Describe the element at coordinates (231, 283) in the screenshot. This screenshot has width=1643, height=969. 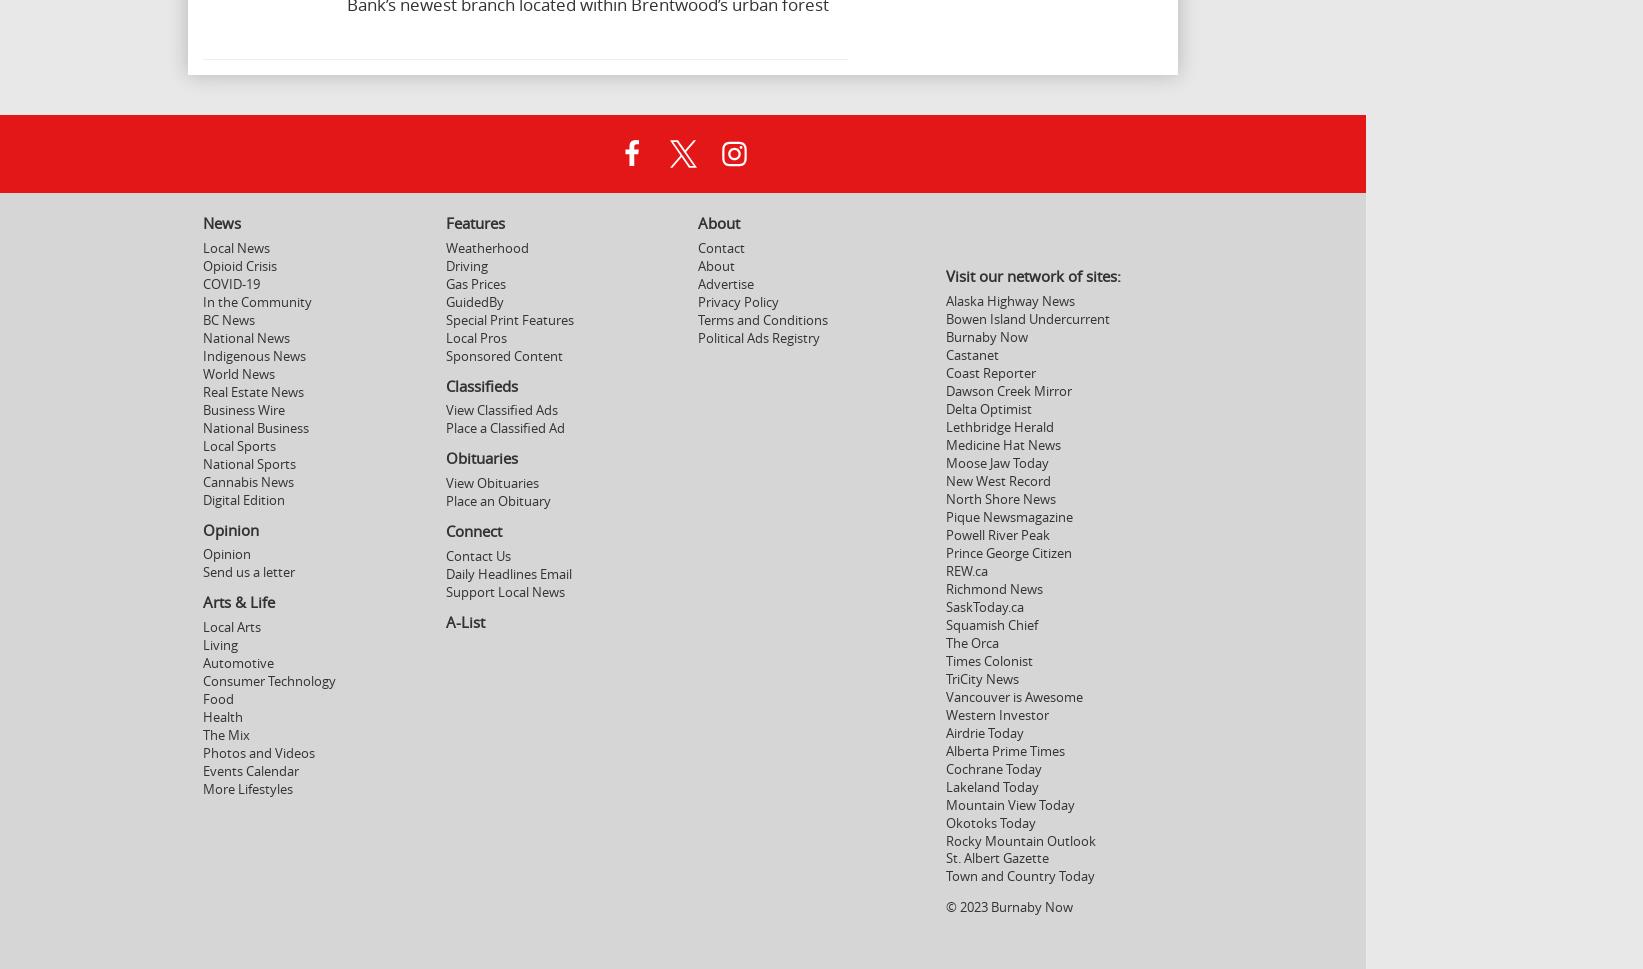
I see `'COVID-19'` at that location.